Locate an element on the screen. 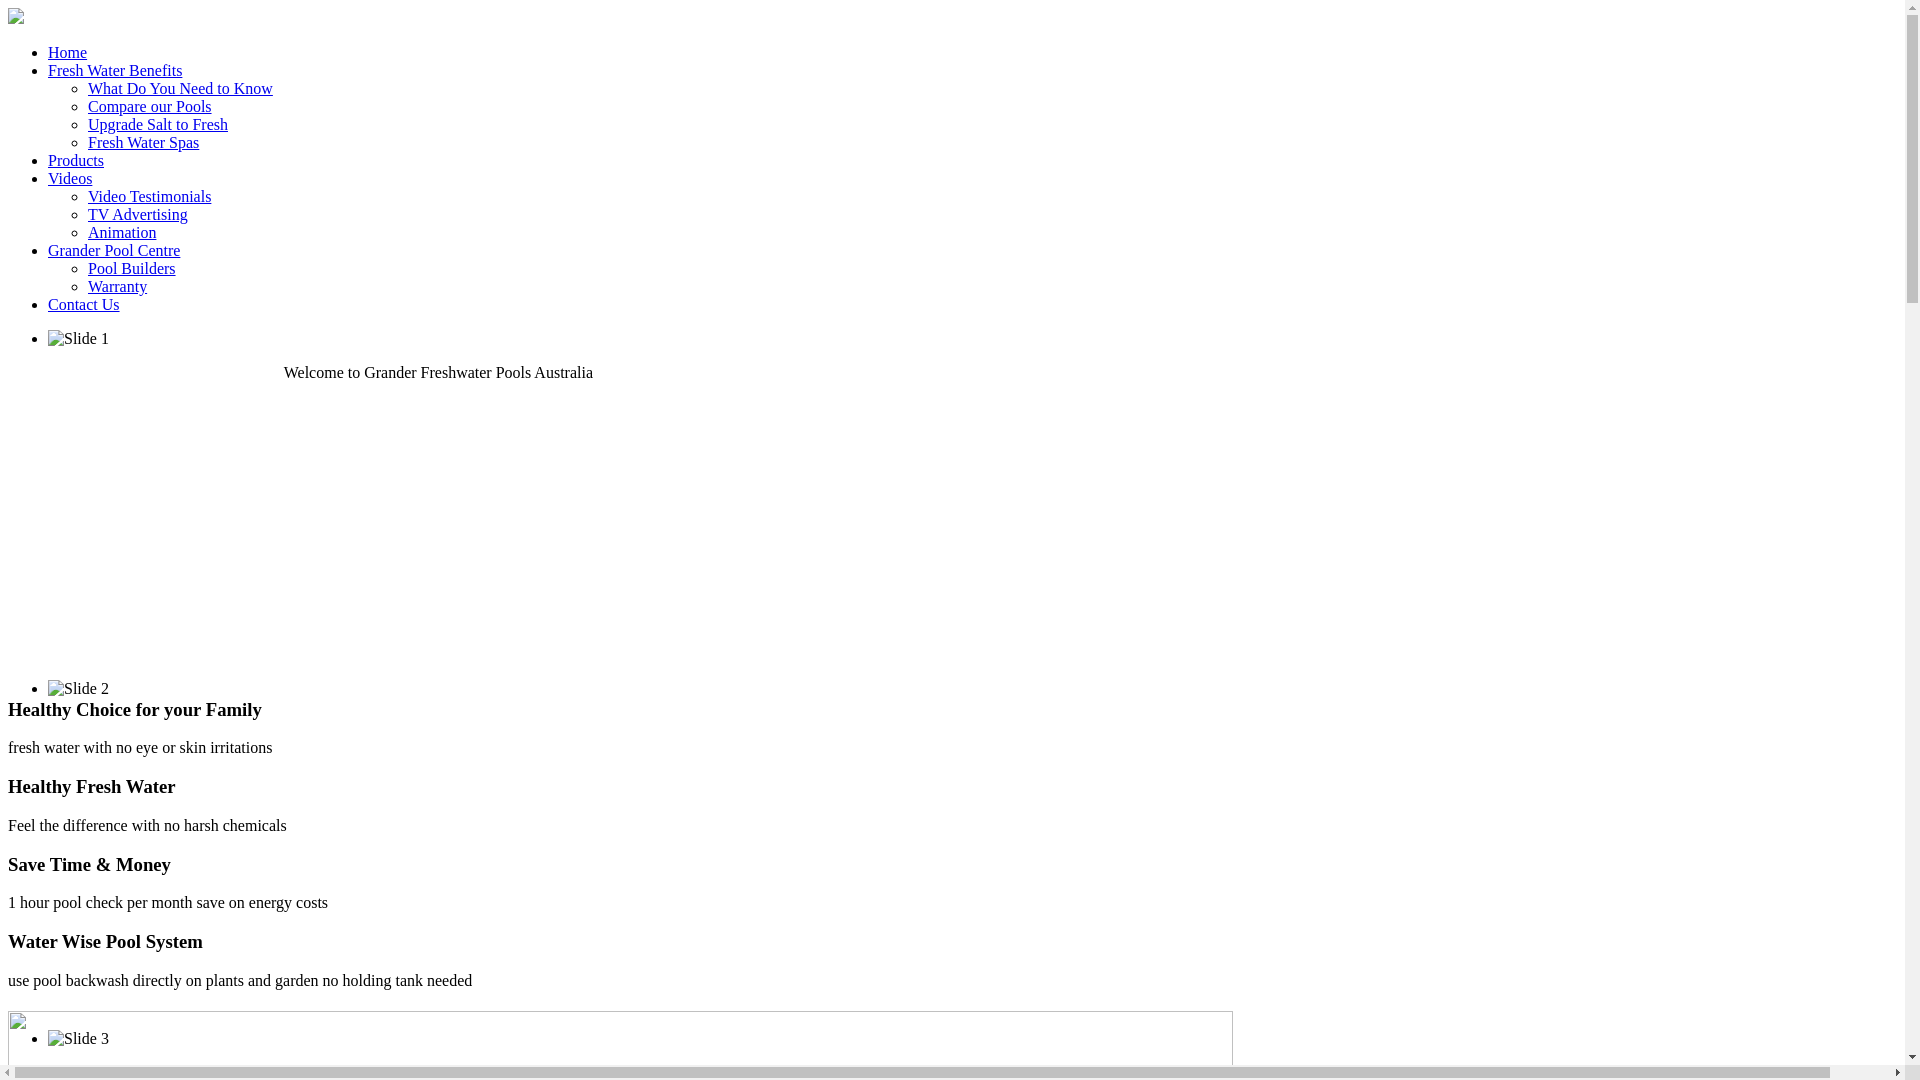  'Warranty' is located at coordinates (86, 286).